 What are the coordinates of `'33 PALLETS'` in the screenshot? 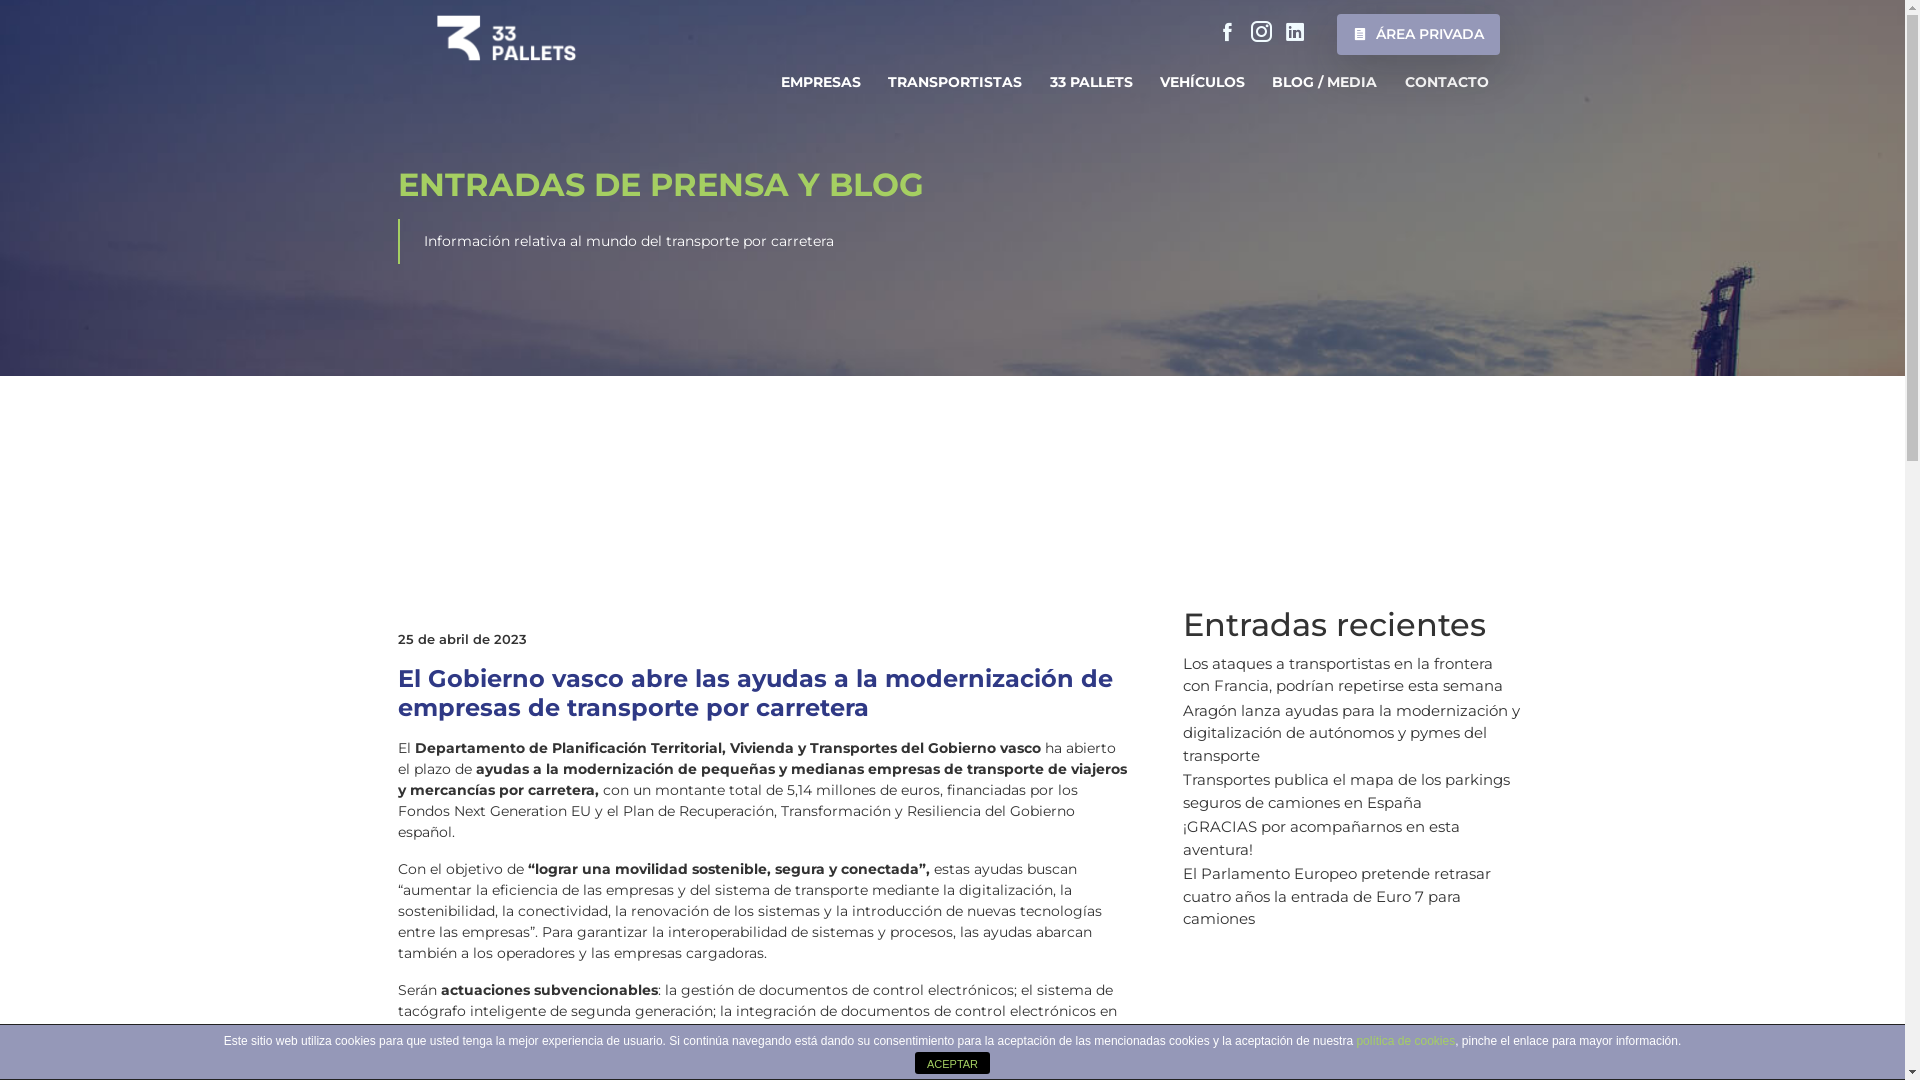 It's located at (1089, 82).